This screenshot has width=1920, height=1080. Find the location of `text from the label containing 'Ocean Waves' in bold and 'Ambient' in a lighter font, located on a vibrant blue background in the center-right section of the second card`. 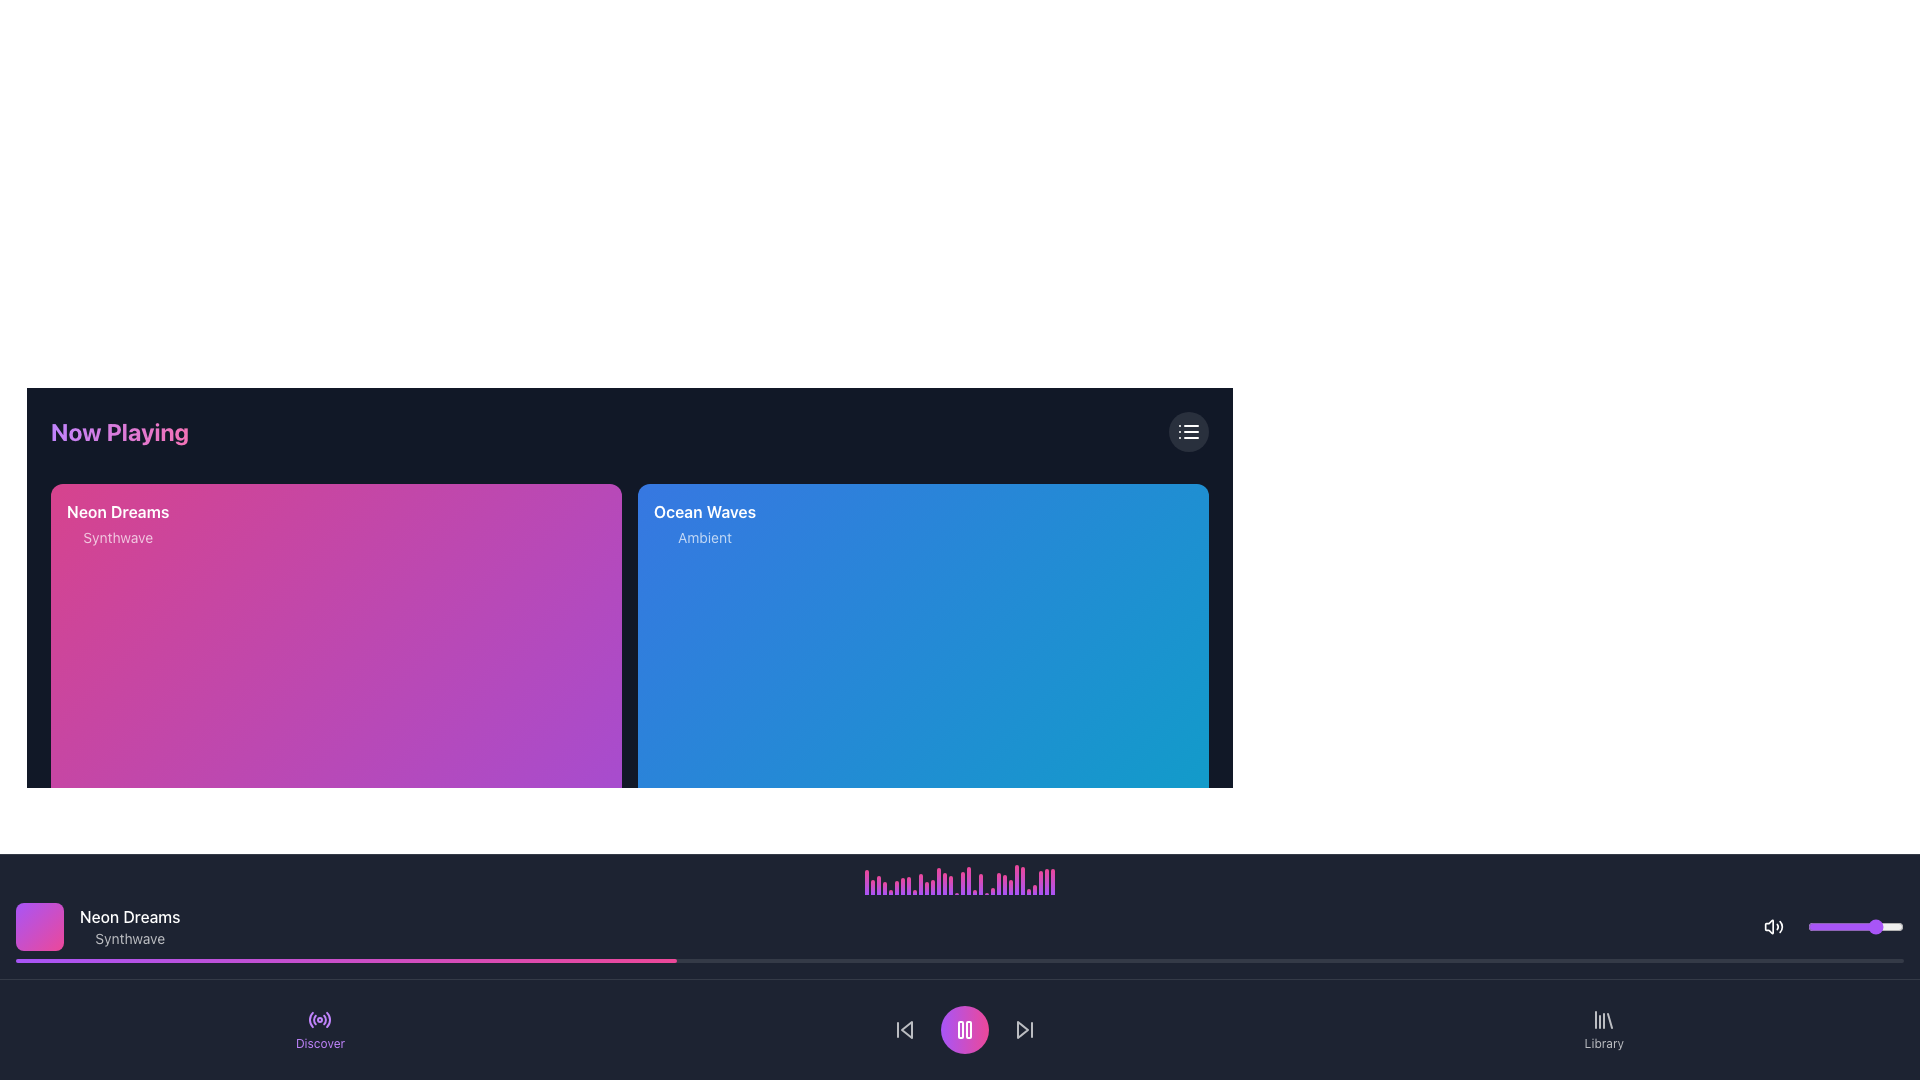

text from the label containing 'Ocean Waves' in bold and 'Ambient' in a lighter font, located on a vibrant blue background in the center-right section of the second card is located at coordinates (705, 523).